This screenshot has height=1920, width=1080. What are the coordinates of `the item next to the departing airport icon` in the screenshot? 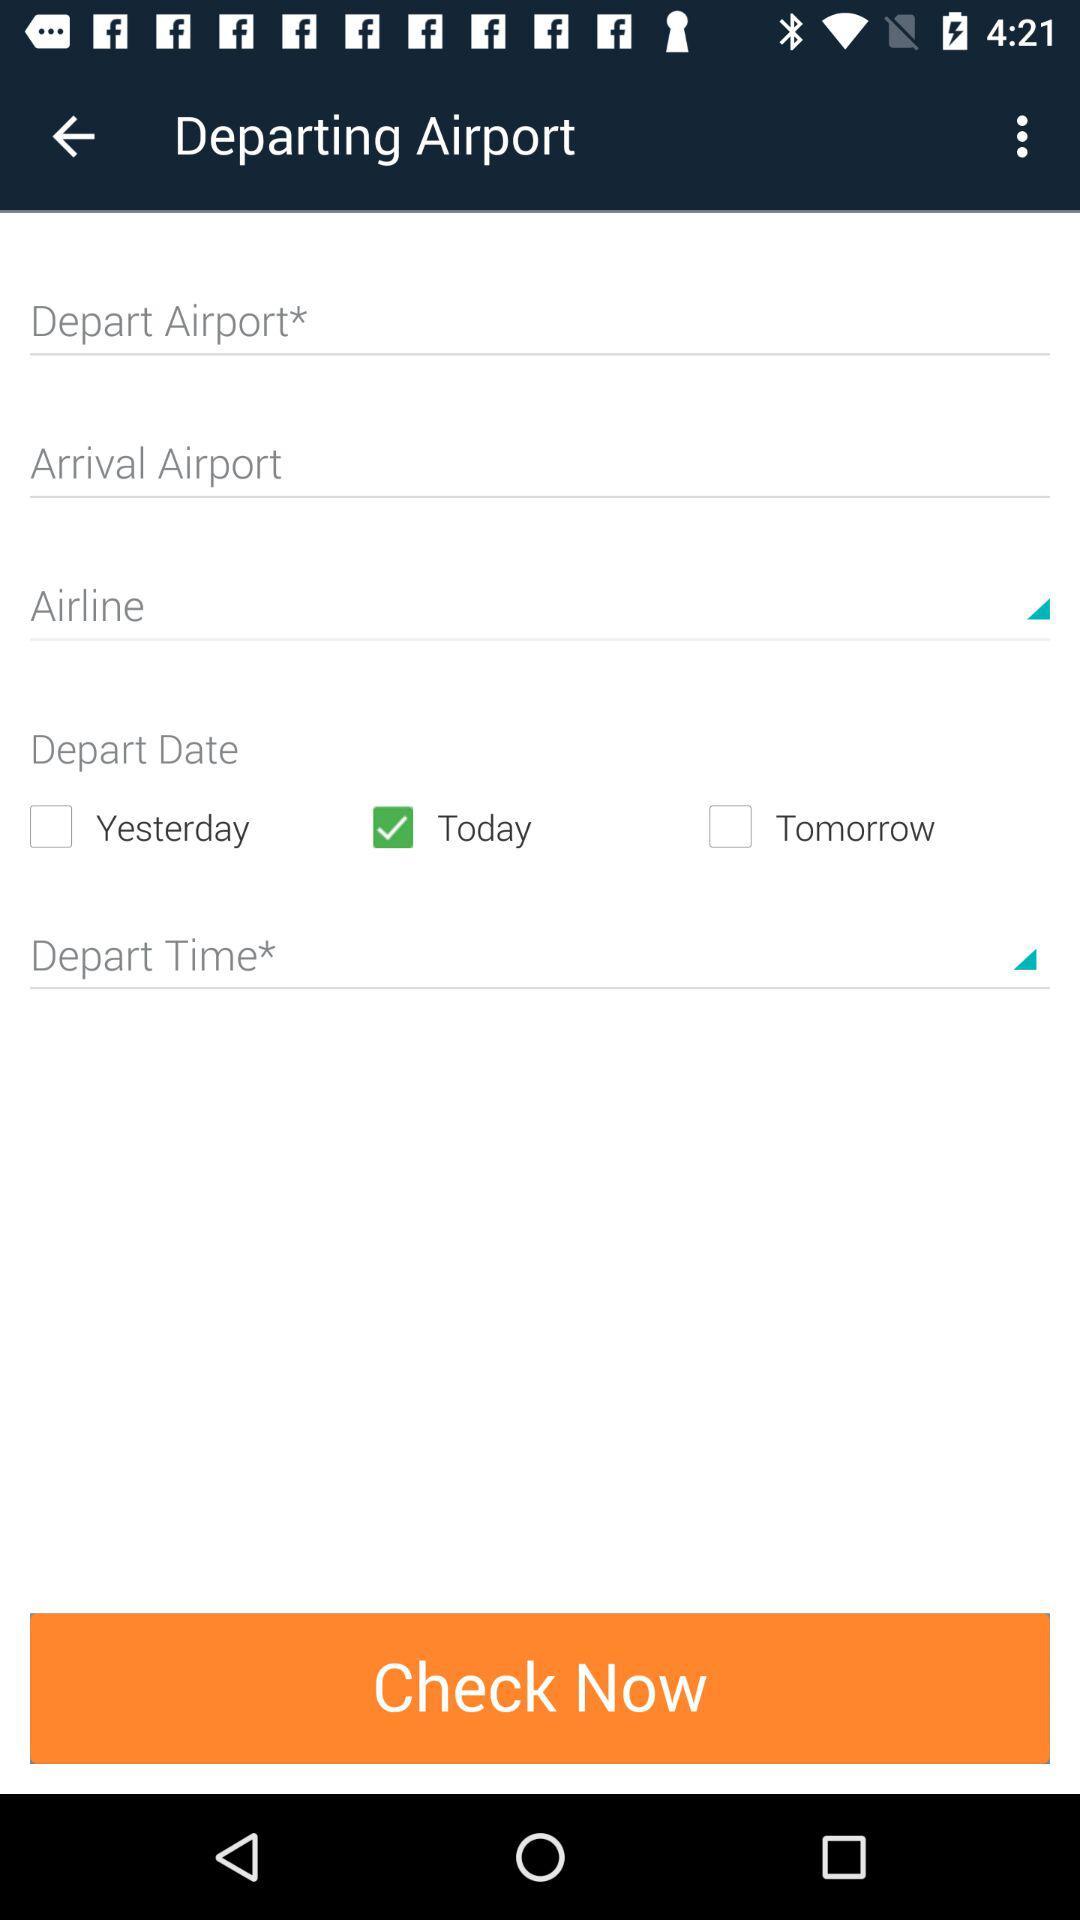 It's located at (72, 135).